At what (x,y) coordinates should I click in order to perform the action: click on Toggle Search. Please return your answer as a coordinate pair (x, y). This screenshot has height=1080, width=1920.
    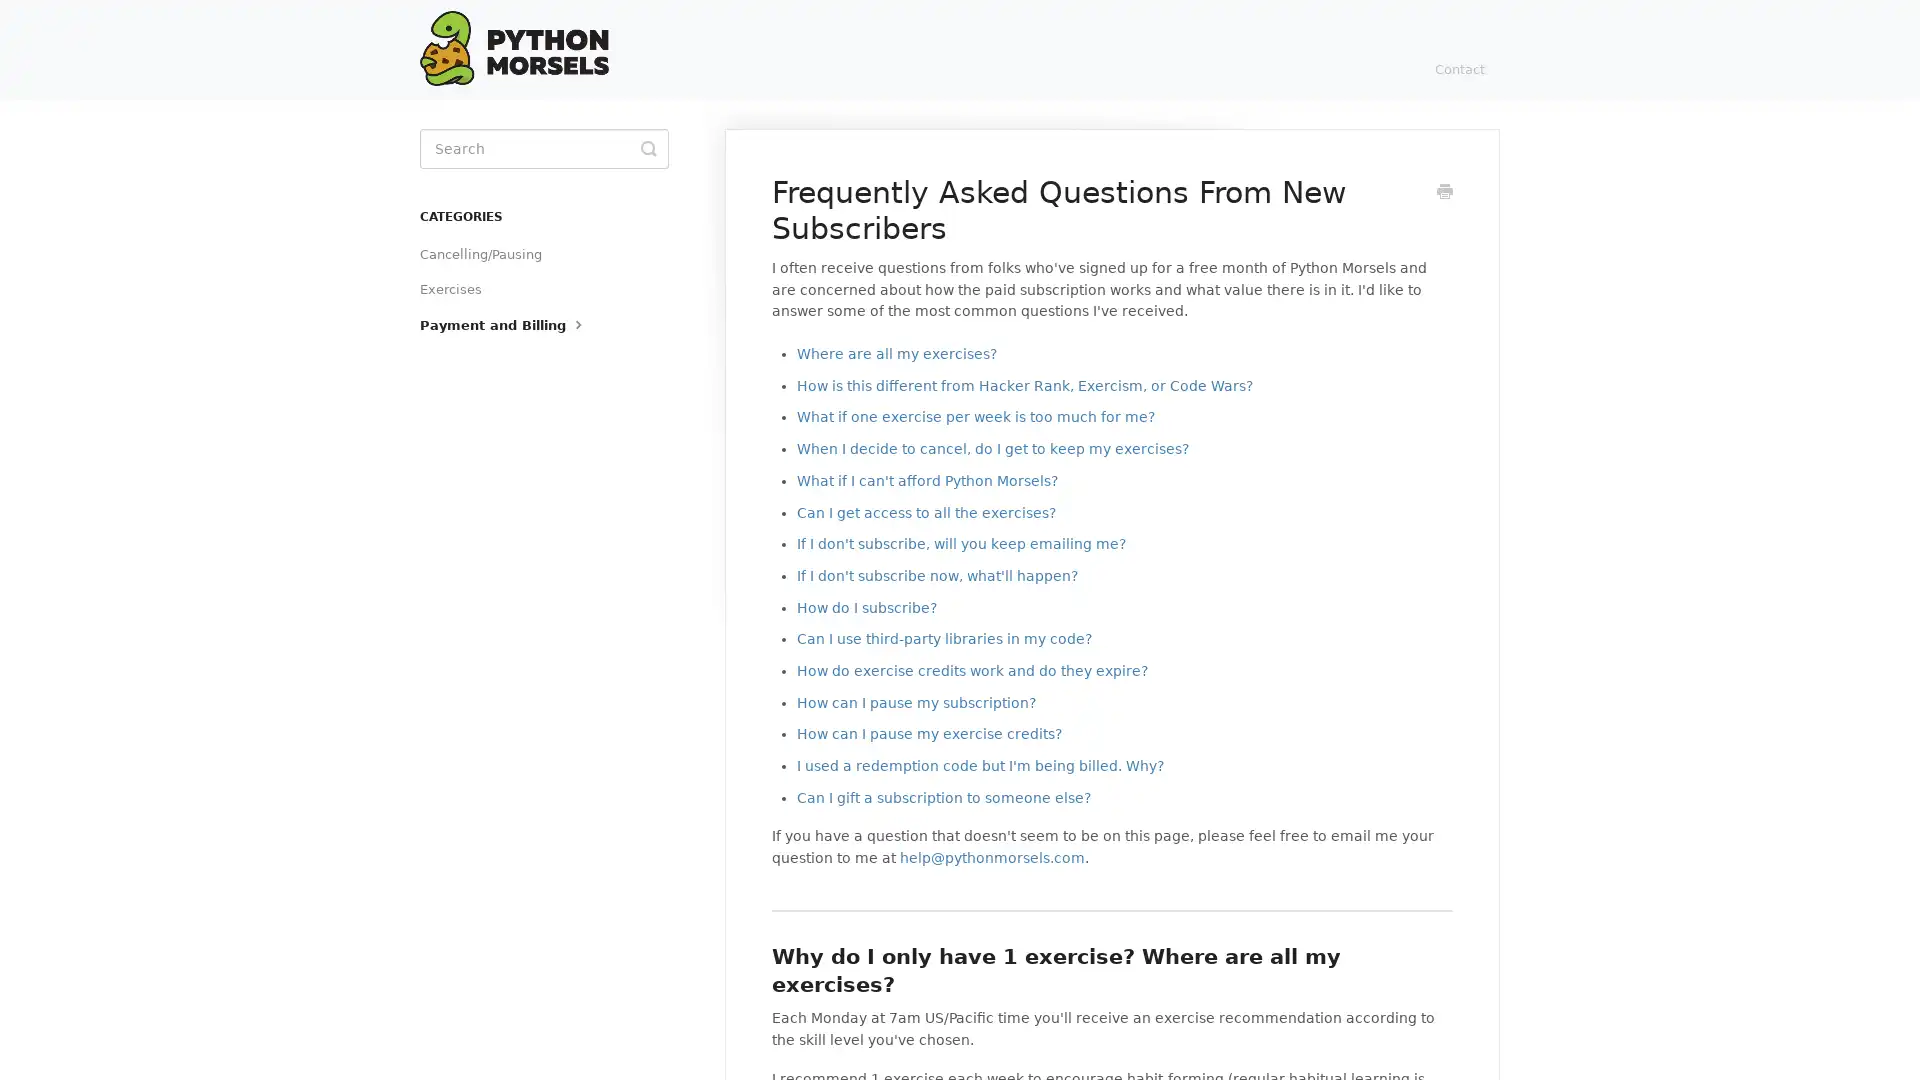
    Looking at the image, I should click on (648, 148).